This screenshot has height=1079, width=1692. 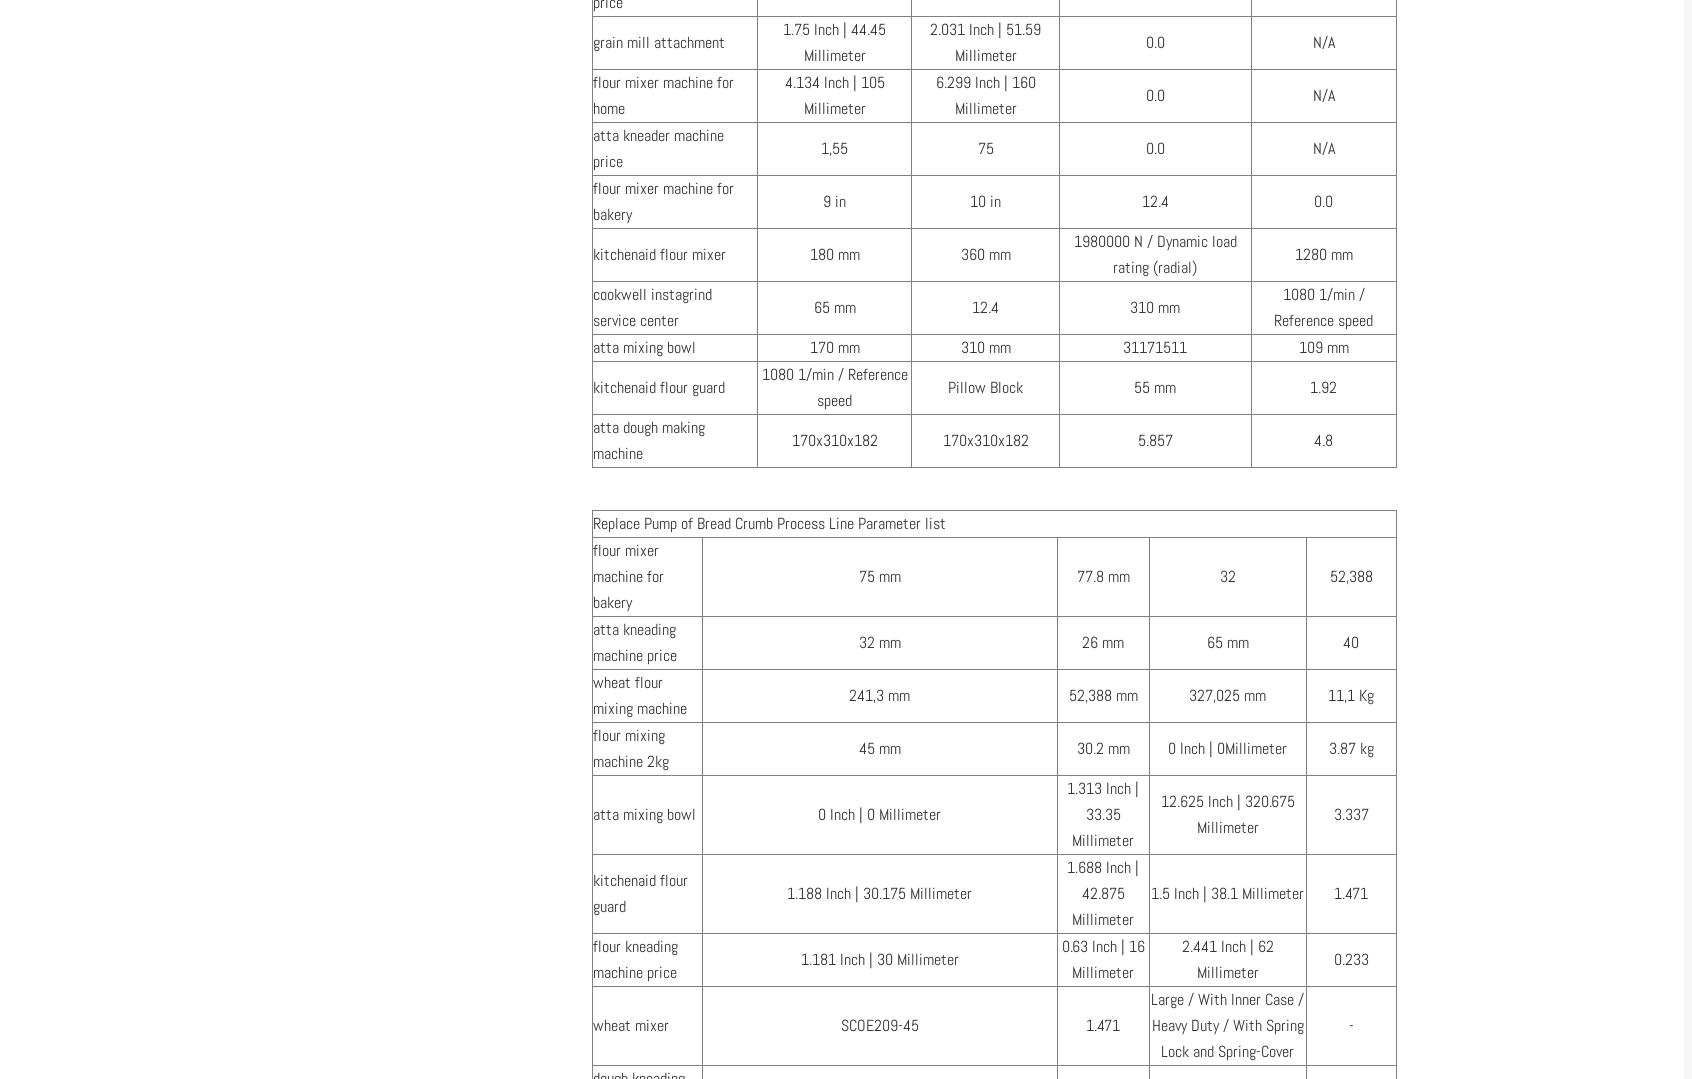 What do you see at coordinates (808, 347) in the screenshot?
I see `'170 mm'` at bounding box center [808, 347].